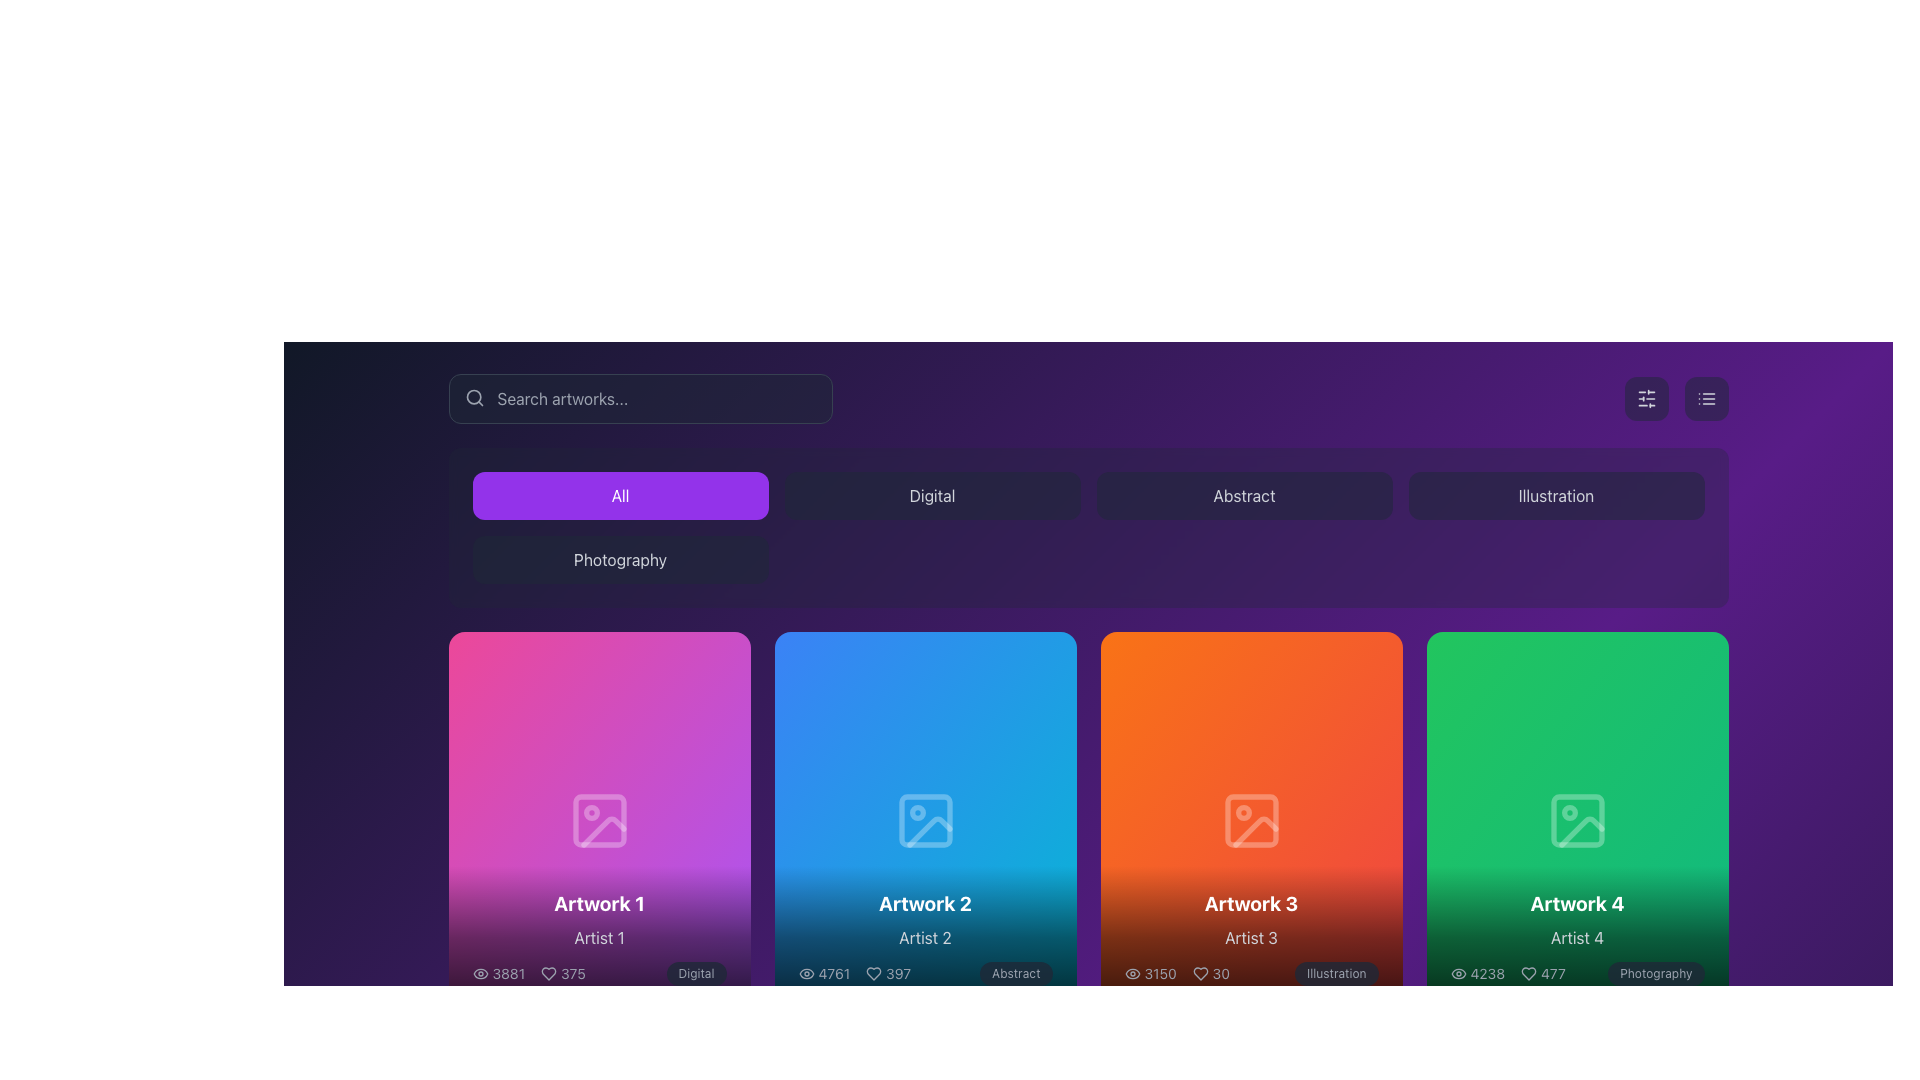 Image resolution: width=1920 pixels, height=1080 pixels. Describe the element at coordinates (1016, 972) in the screenshot. I see `text of the label or tag located at the bottom center of the second artwork card in the grid, beneath the text '397'` at that location.